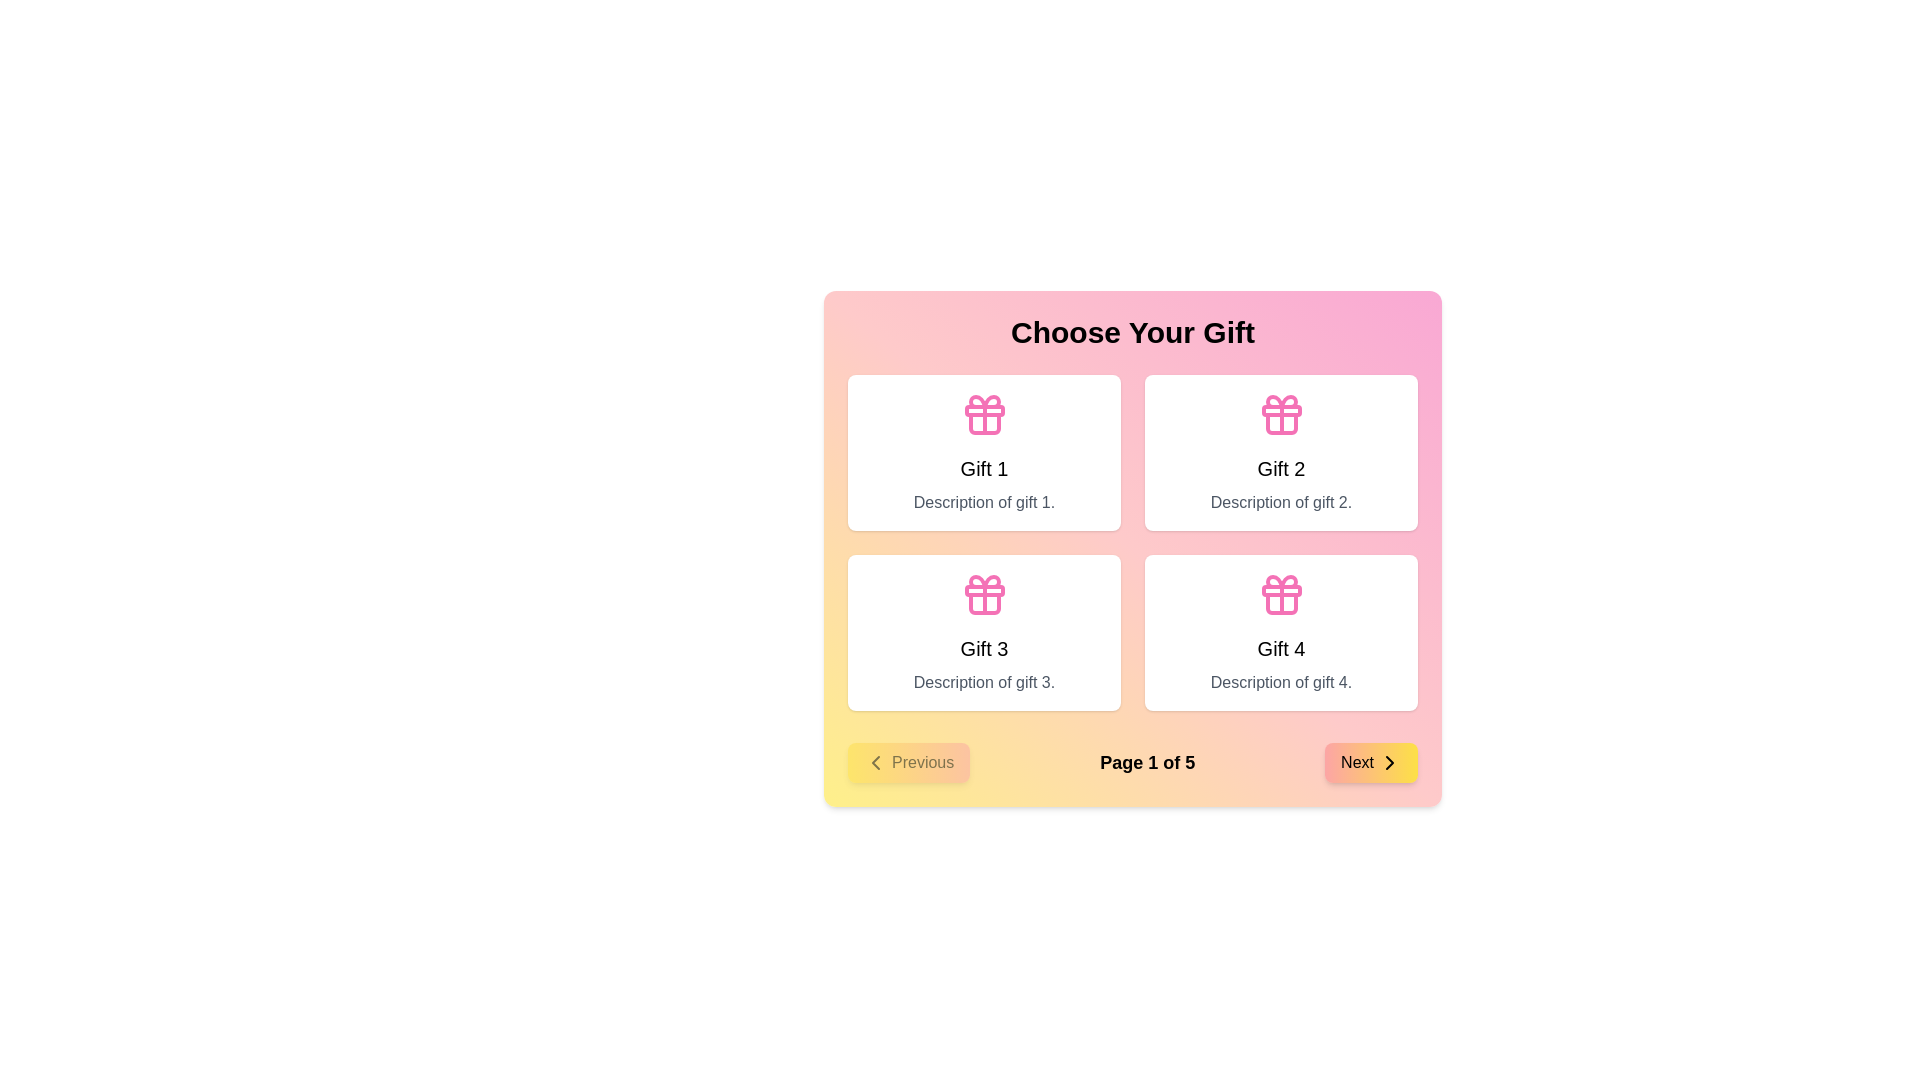 The image size is (1920, 1080). I want to click on the 'Gift 3' text label, which serves as the title for the third gift card in the grid layout, so click(984, 648).